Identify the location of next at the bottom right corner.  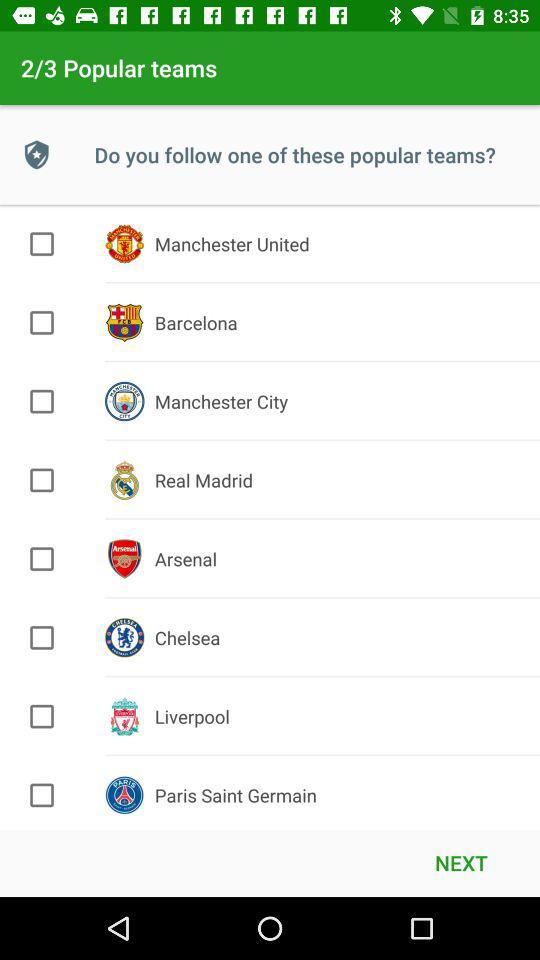
(461, 861).